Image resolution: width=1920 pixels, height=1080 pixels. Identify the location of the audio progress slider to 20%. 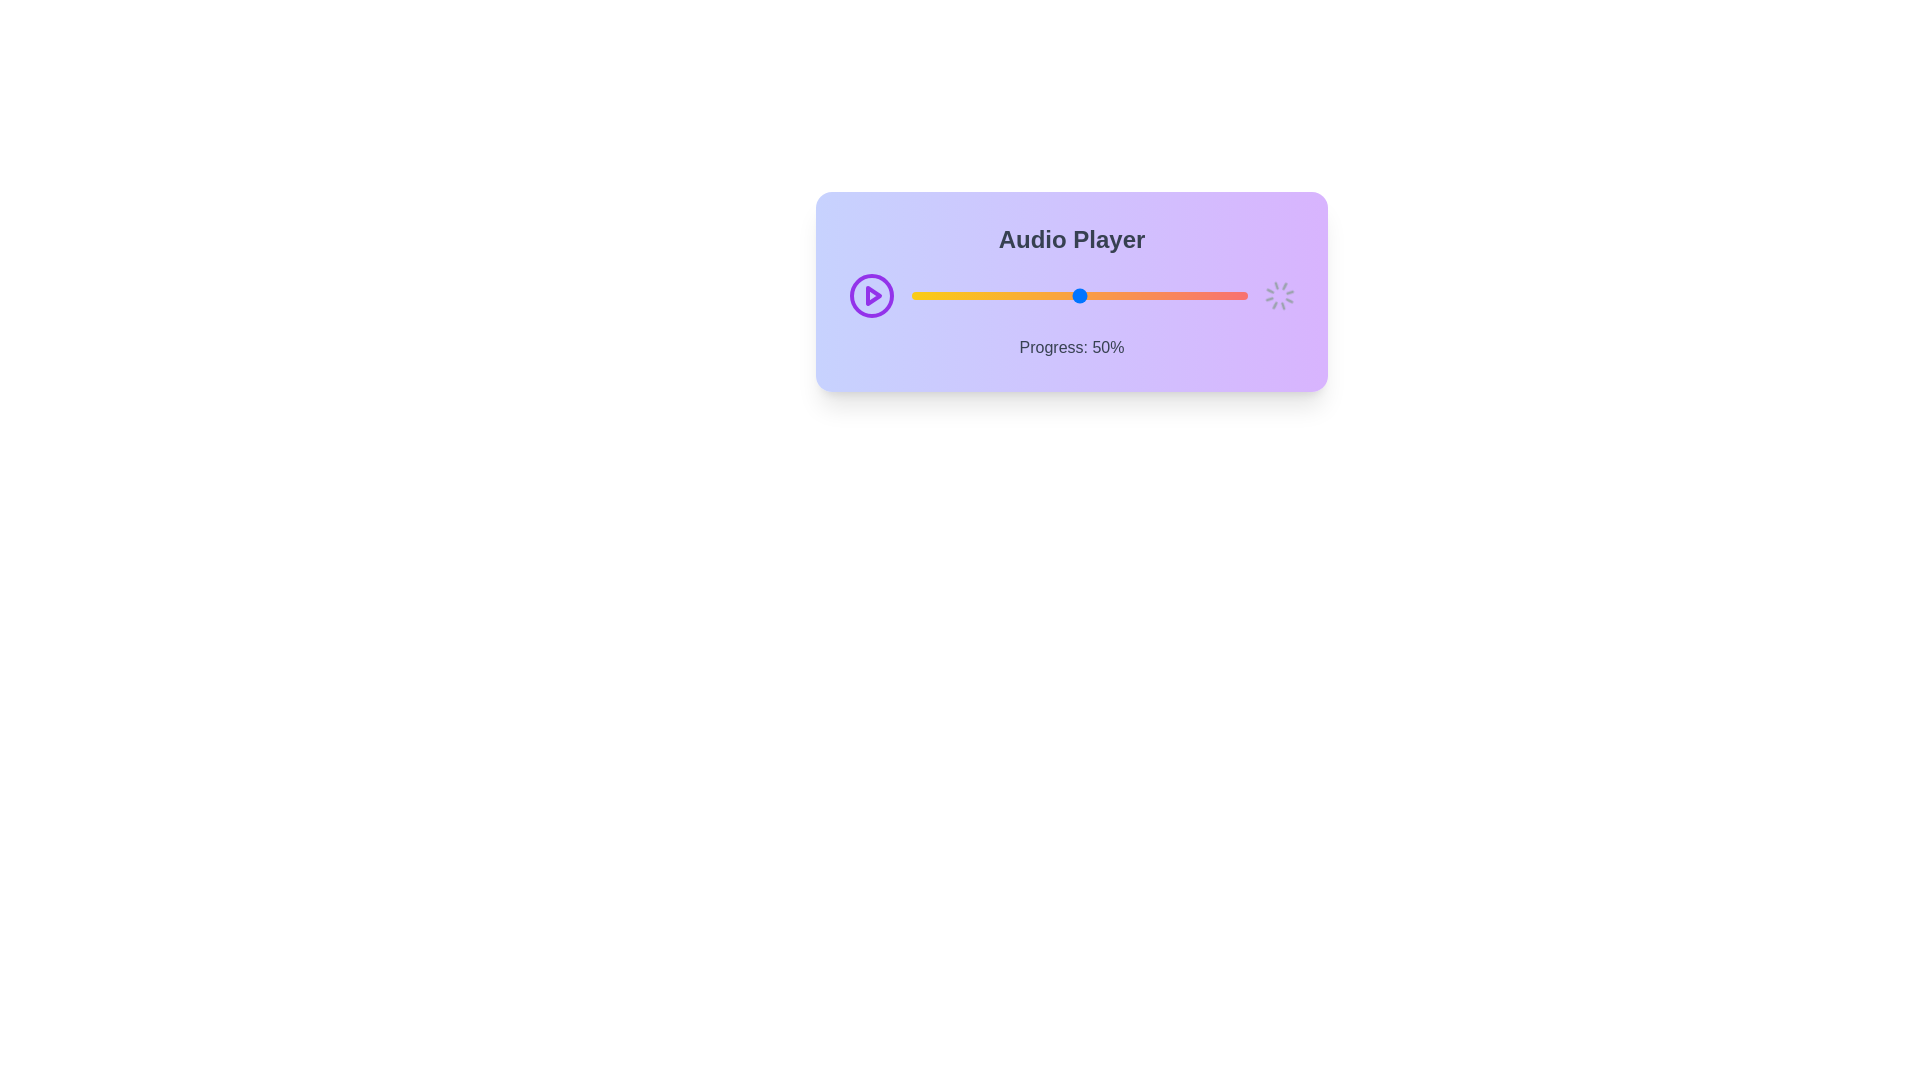
(979, 296).